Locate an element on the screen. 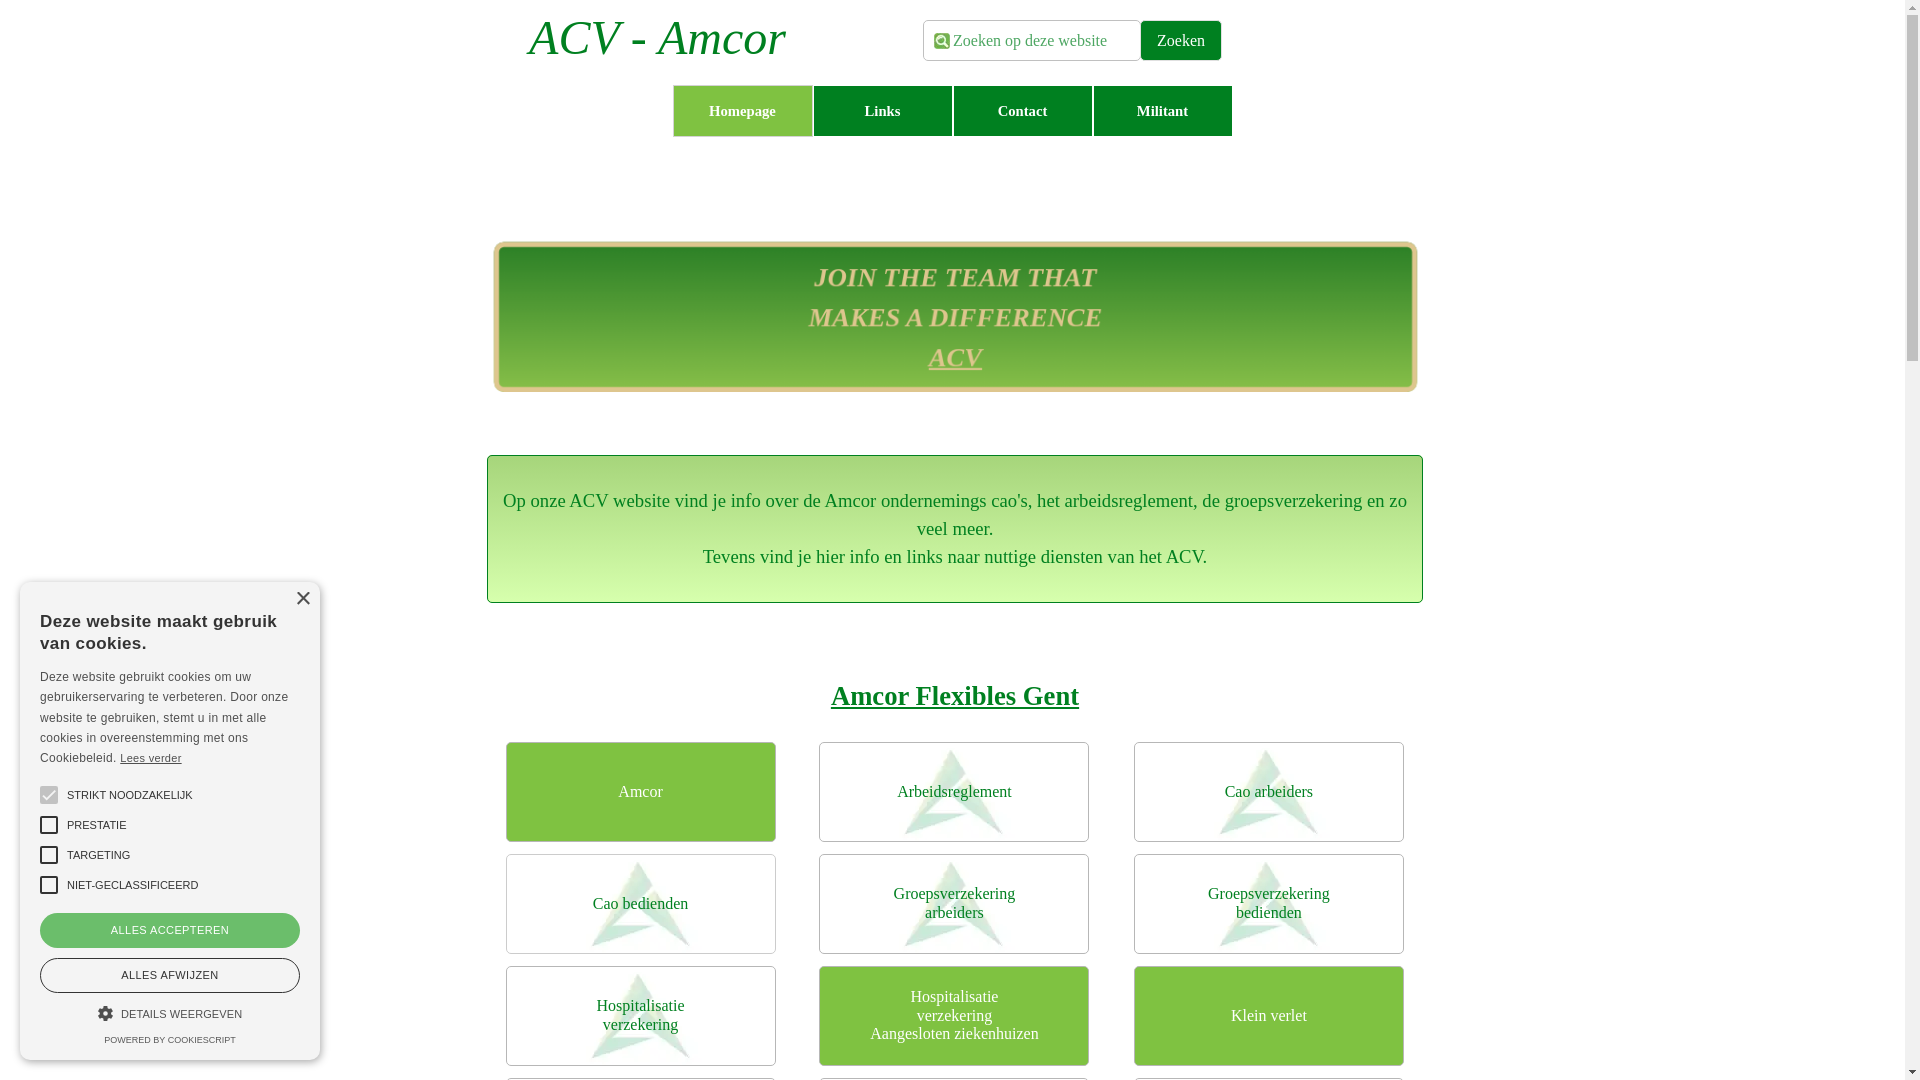 The height and width of the screenshot is (1080, 1920). 'Militant' is located at coordinates (1161, 111).